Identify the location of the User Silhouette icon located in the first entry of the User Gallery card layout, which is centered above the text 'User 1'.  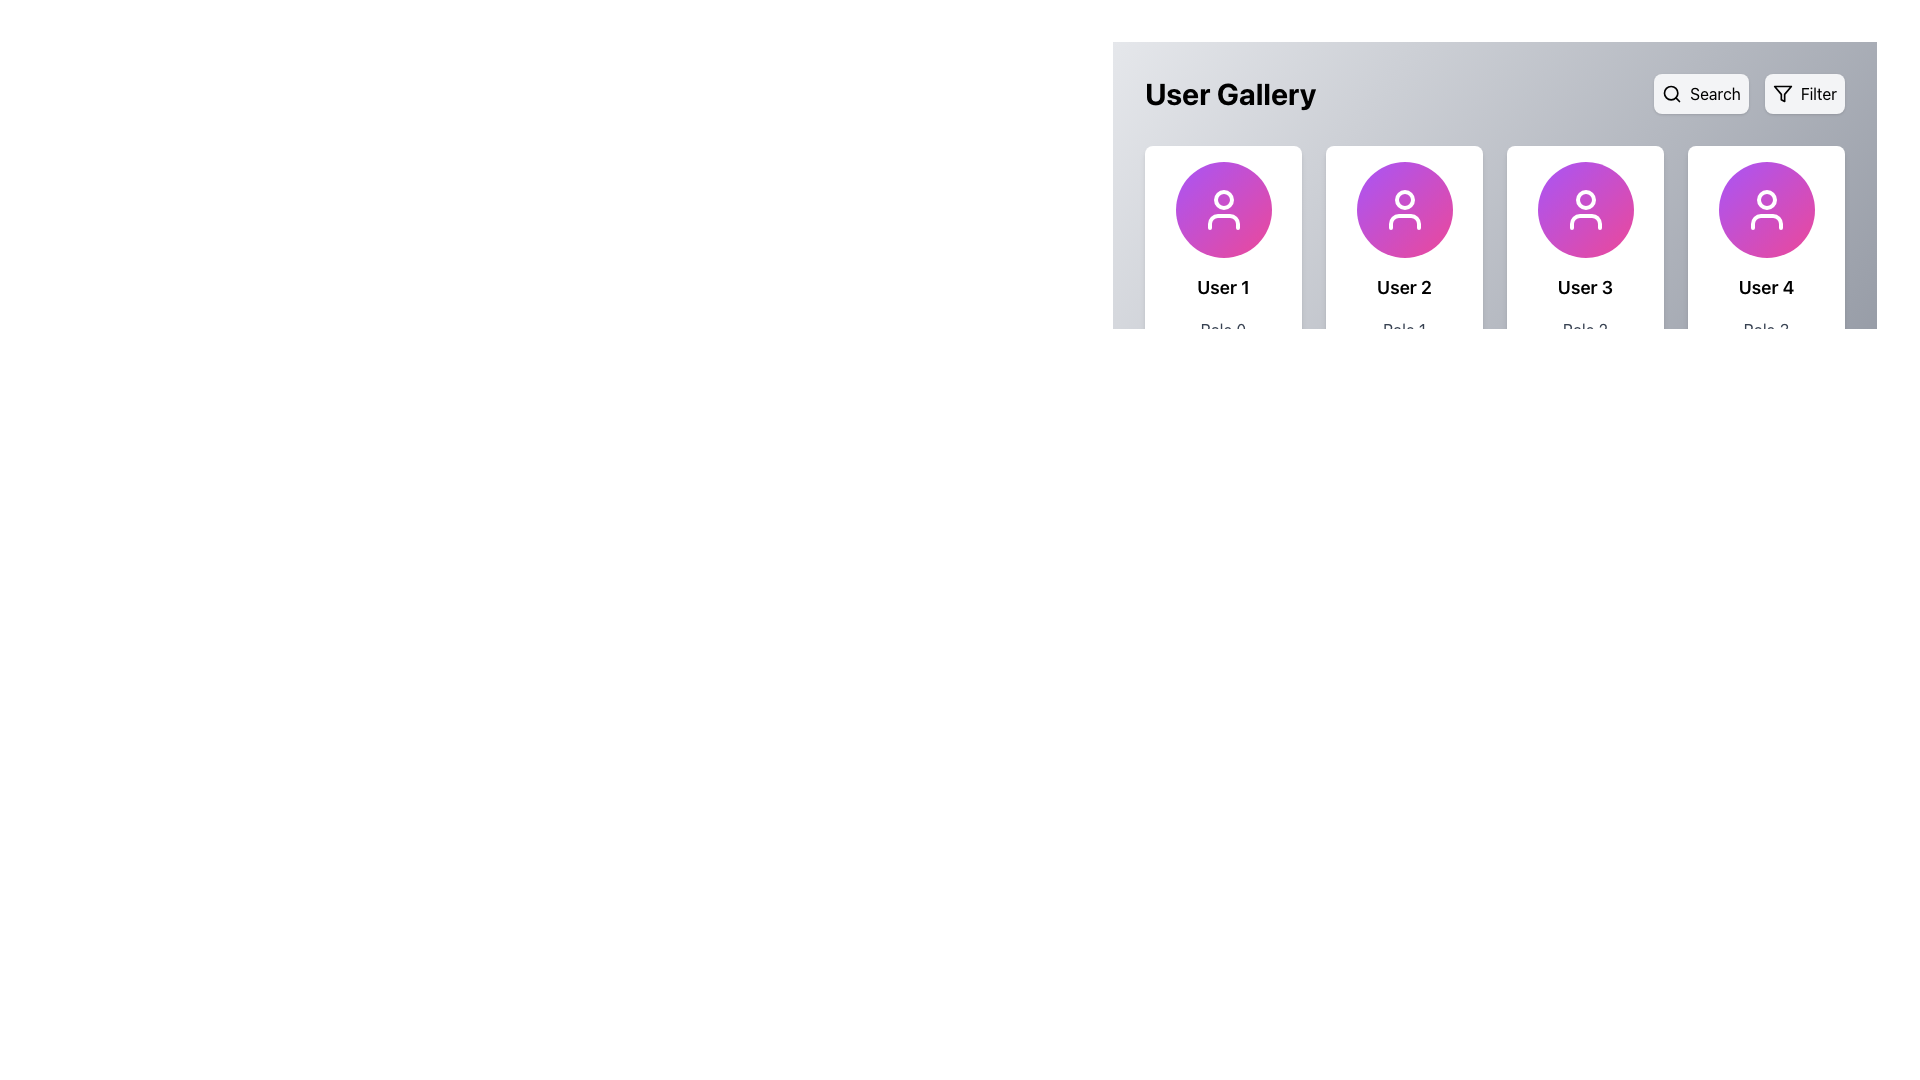
(1222, 209).